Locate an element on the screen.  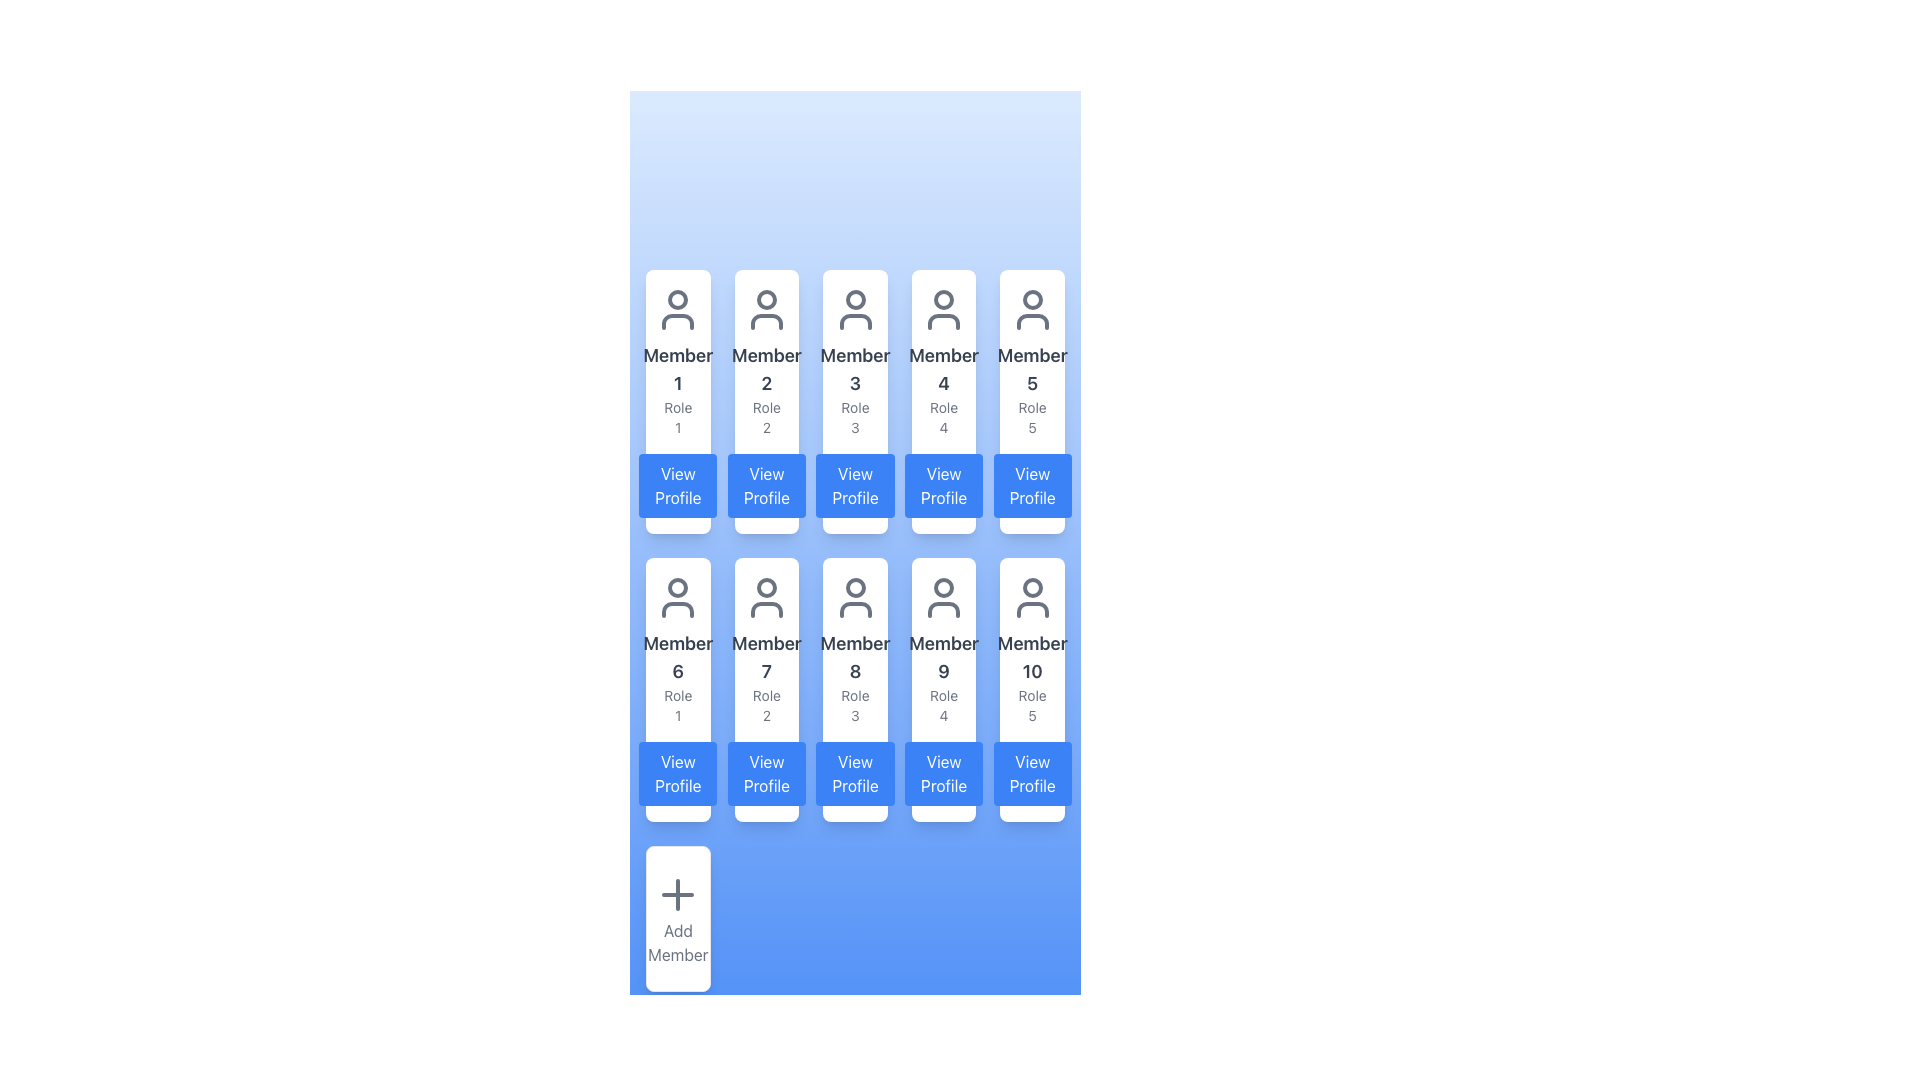
the label indicating the role or position associated with Member 10, which is located below the 'Member 10' heading and above the 'View Profile' button is located at coordinates (1032, 704).